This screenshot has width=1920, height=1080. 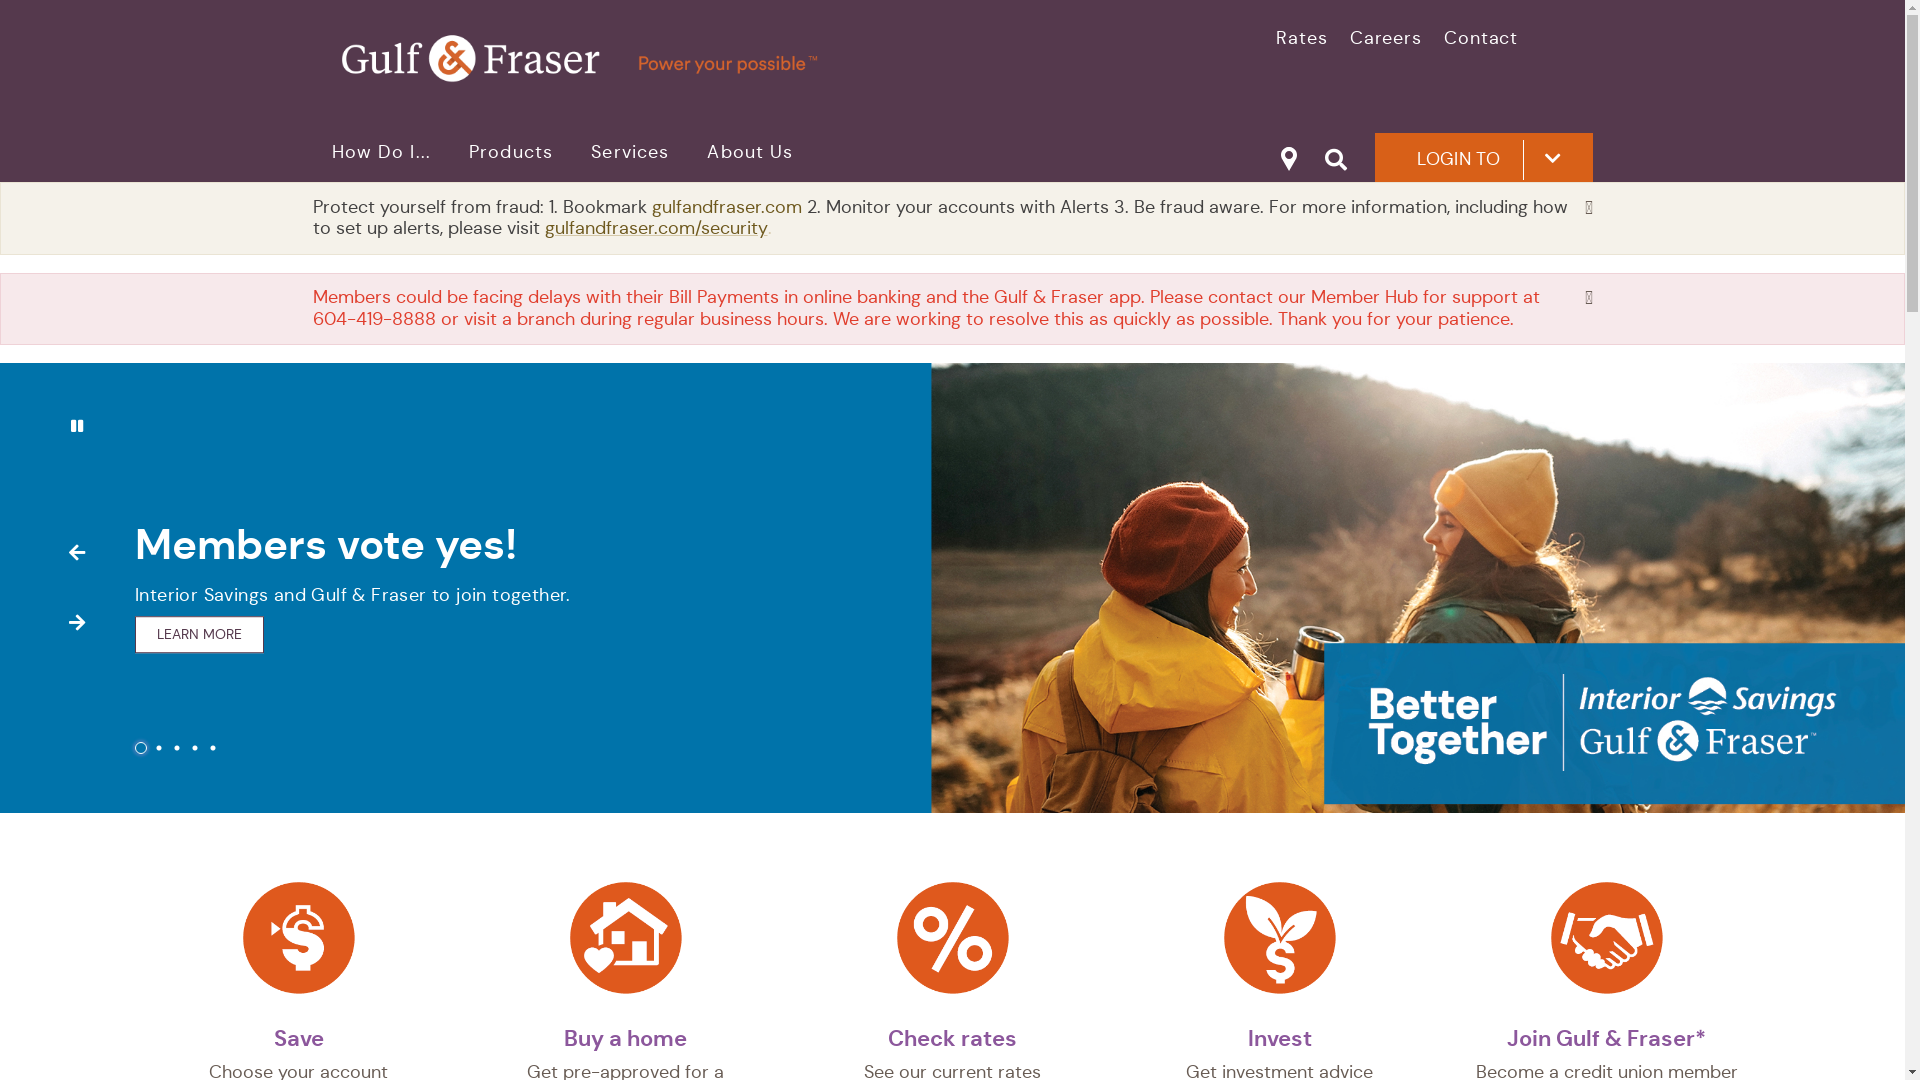 What do you see at coordinates (212, 748) in the screenshot?
I see `'5'` at bounding box center [212, 748].